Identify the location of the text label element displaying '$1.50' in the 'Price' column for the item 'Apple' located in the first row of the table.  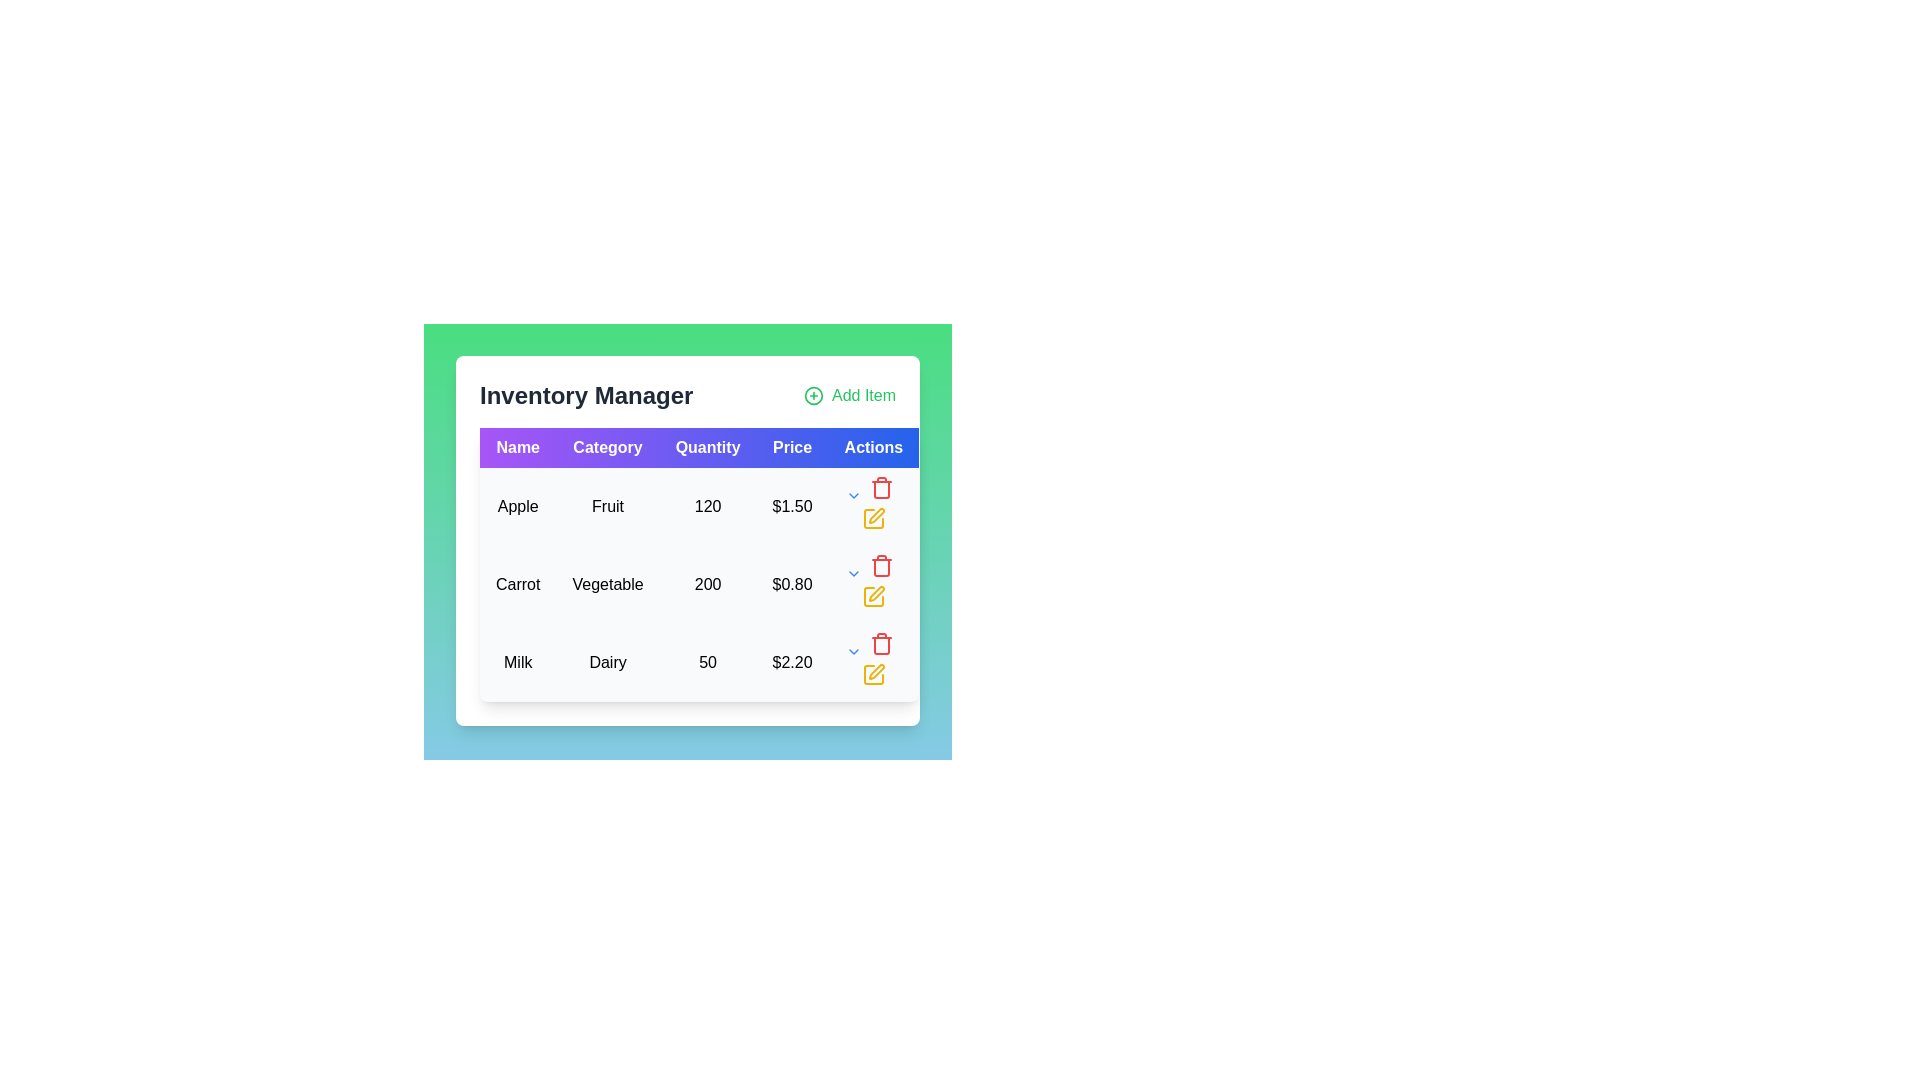
(791, 505).